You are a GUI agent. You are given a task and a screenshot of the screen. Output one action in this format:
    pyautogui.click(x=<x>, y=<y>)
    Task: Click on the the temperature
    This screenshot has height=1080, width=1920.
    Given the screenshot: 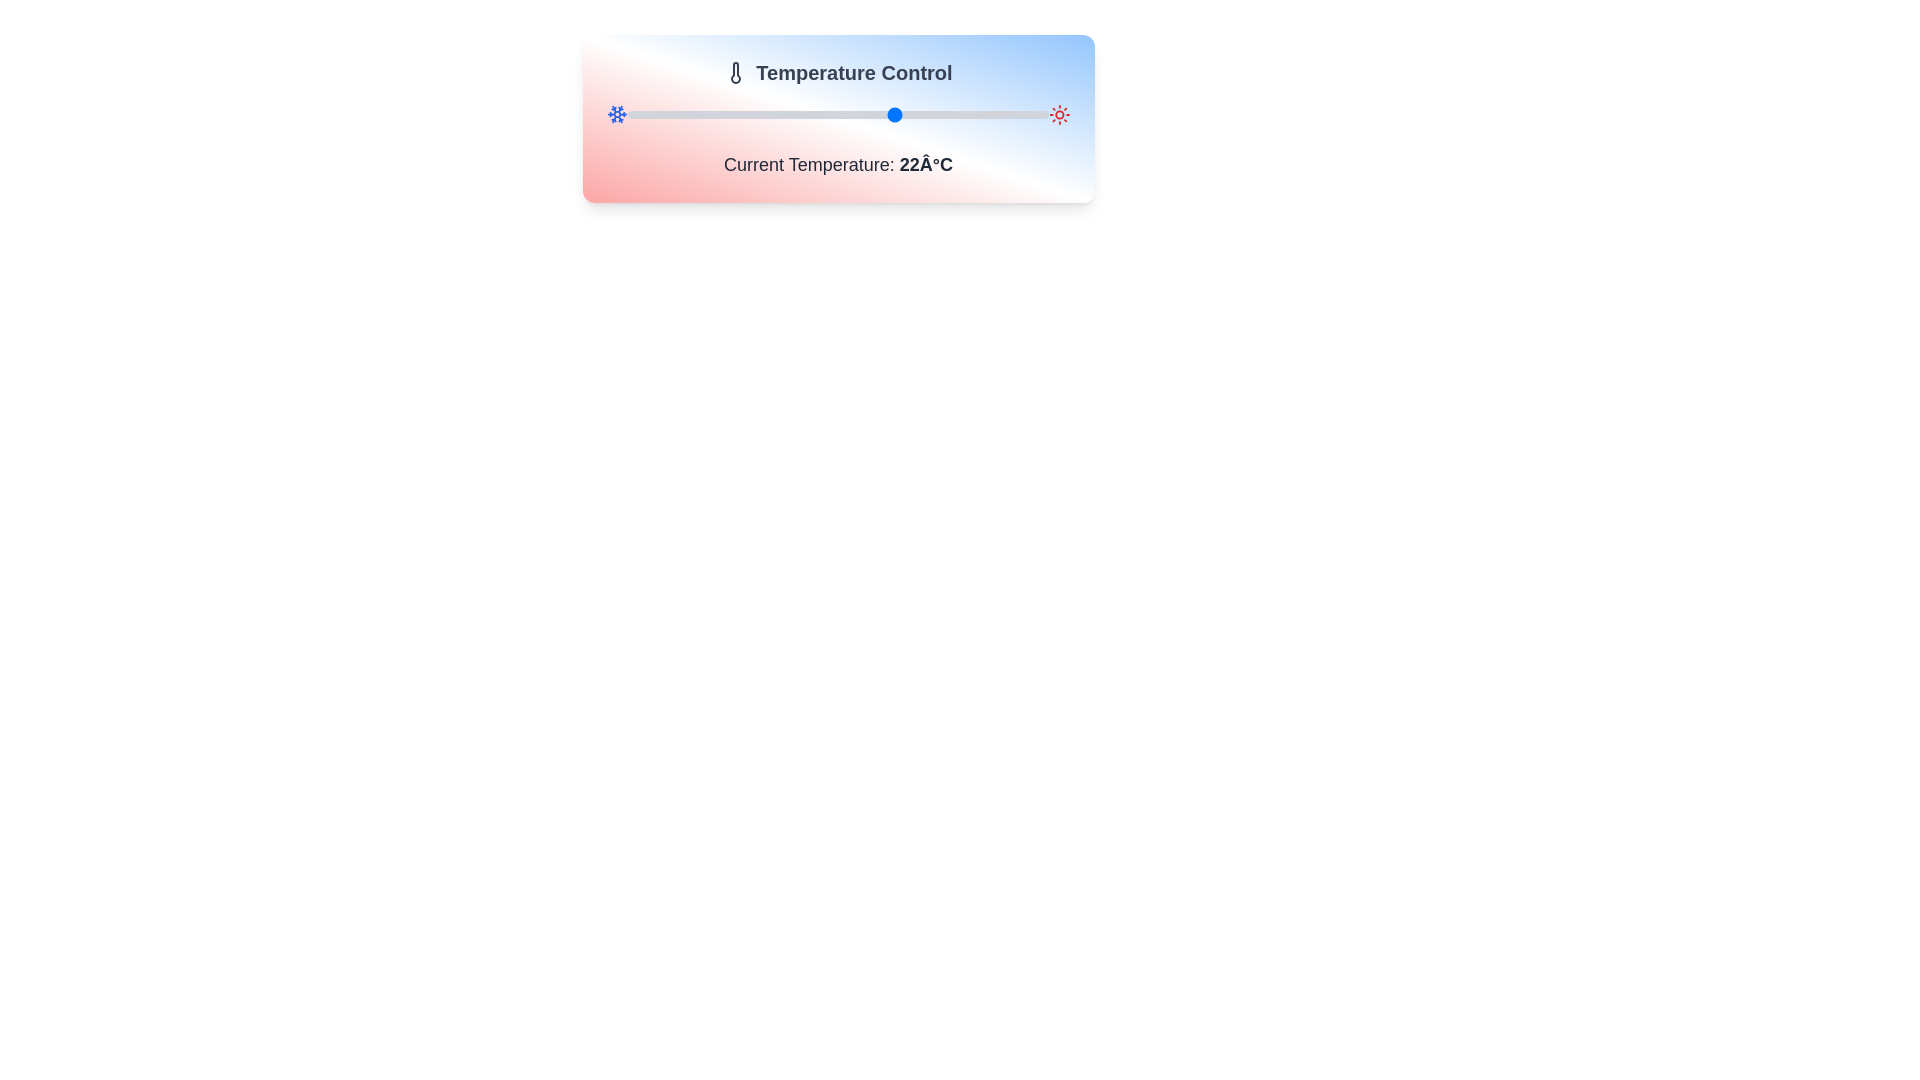 What is the action you would take?
    pyautogui.click(x=712, y=115)
    